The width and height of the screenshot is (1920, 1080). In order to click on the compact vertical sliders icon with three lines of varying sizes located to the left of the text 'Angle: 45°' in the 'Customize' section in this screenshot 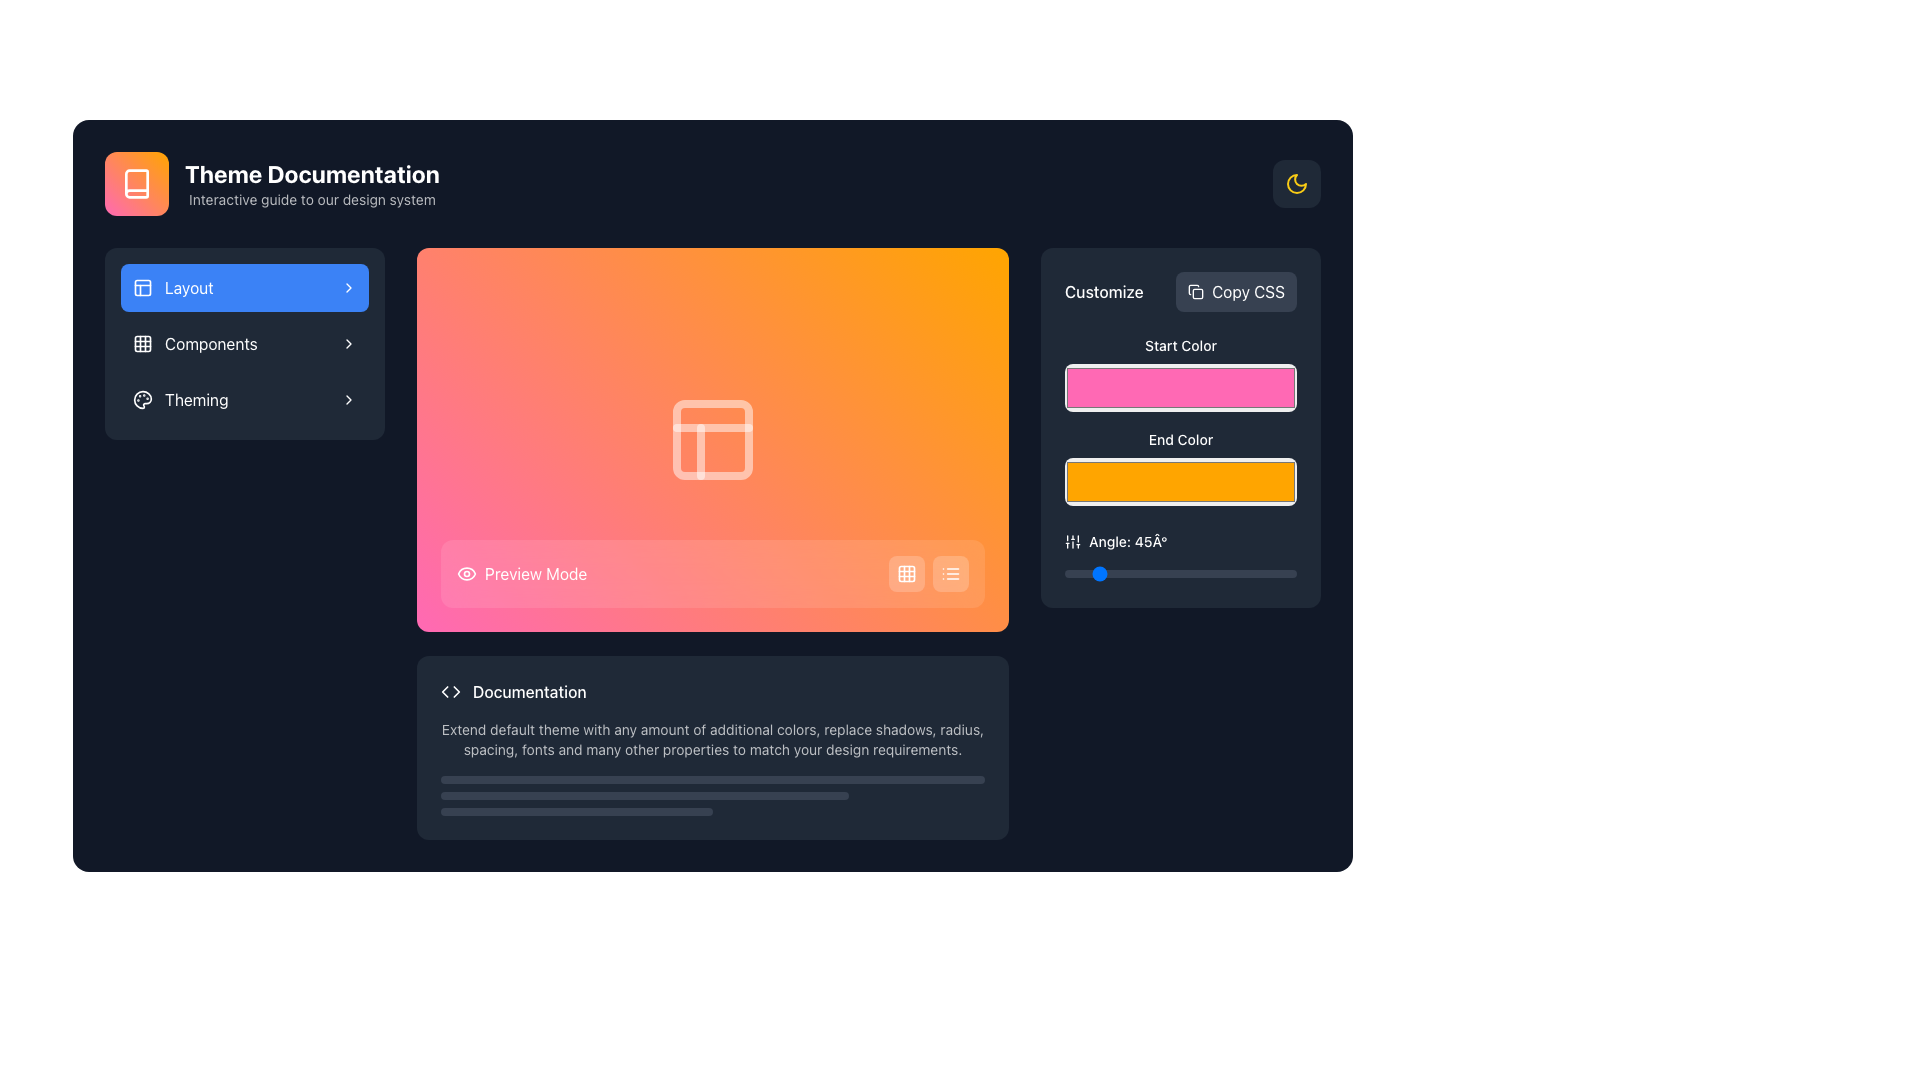, I will do `click(1072, 542)`.